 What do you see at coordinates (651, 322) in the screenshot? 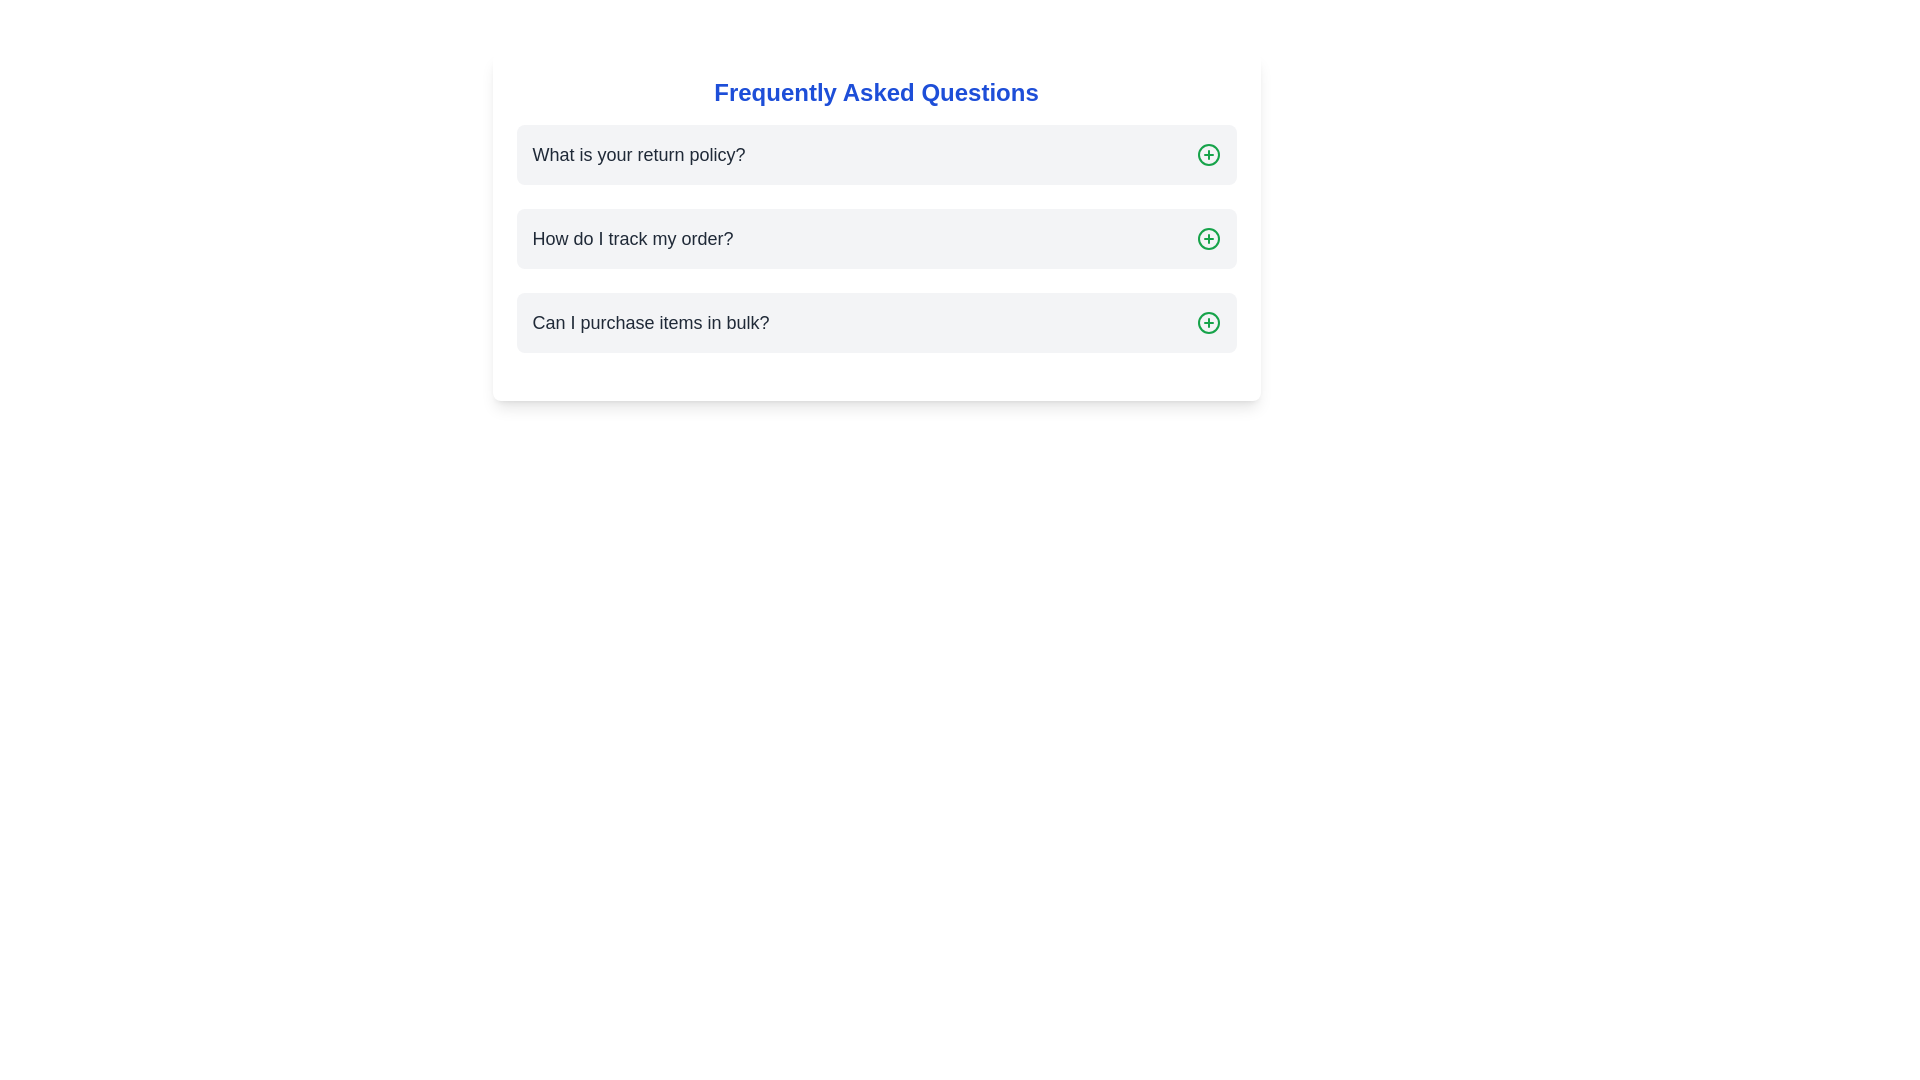
I see `the text label displaying a frequently asked question, which is centrally positioned in the third row of the FAQ list` at bounding box center [651, 322].